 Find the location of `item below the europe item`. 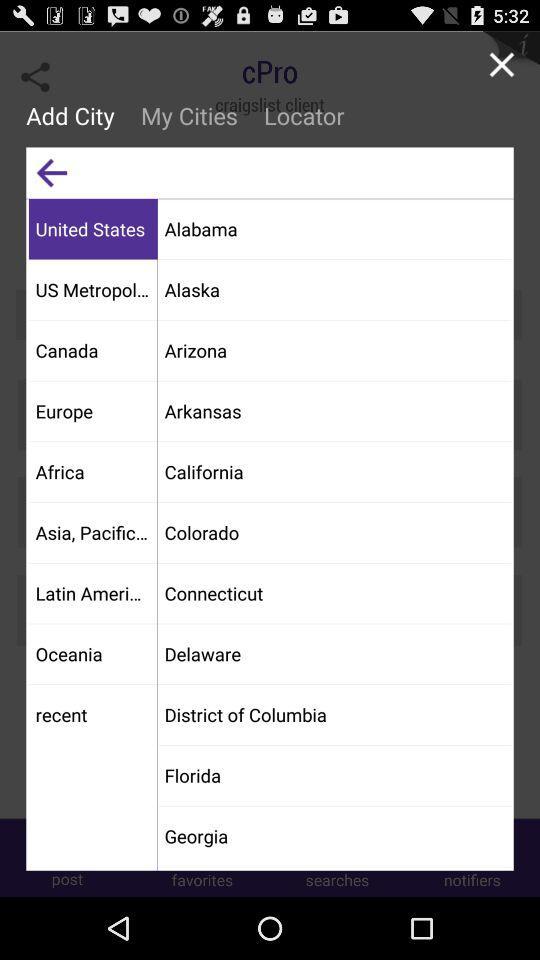

item below the europe item is located at coordinates (92, 471).